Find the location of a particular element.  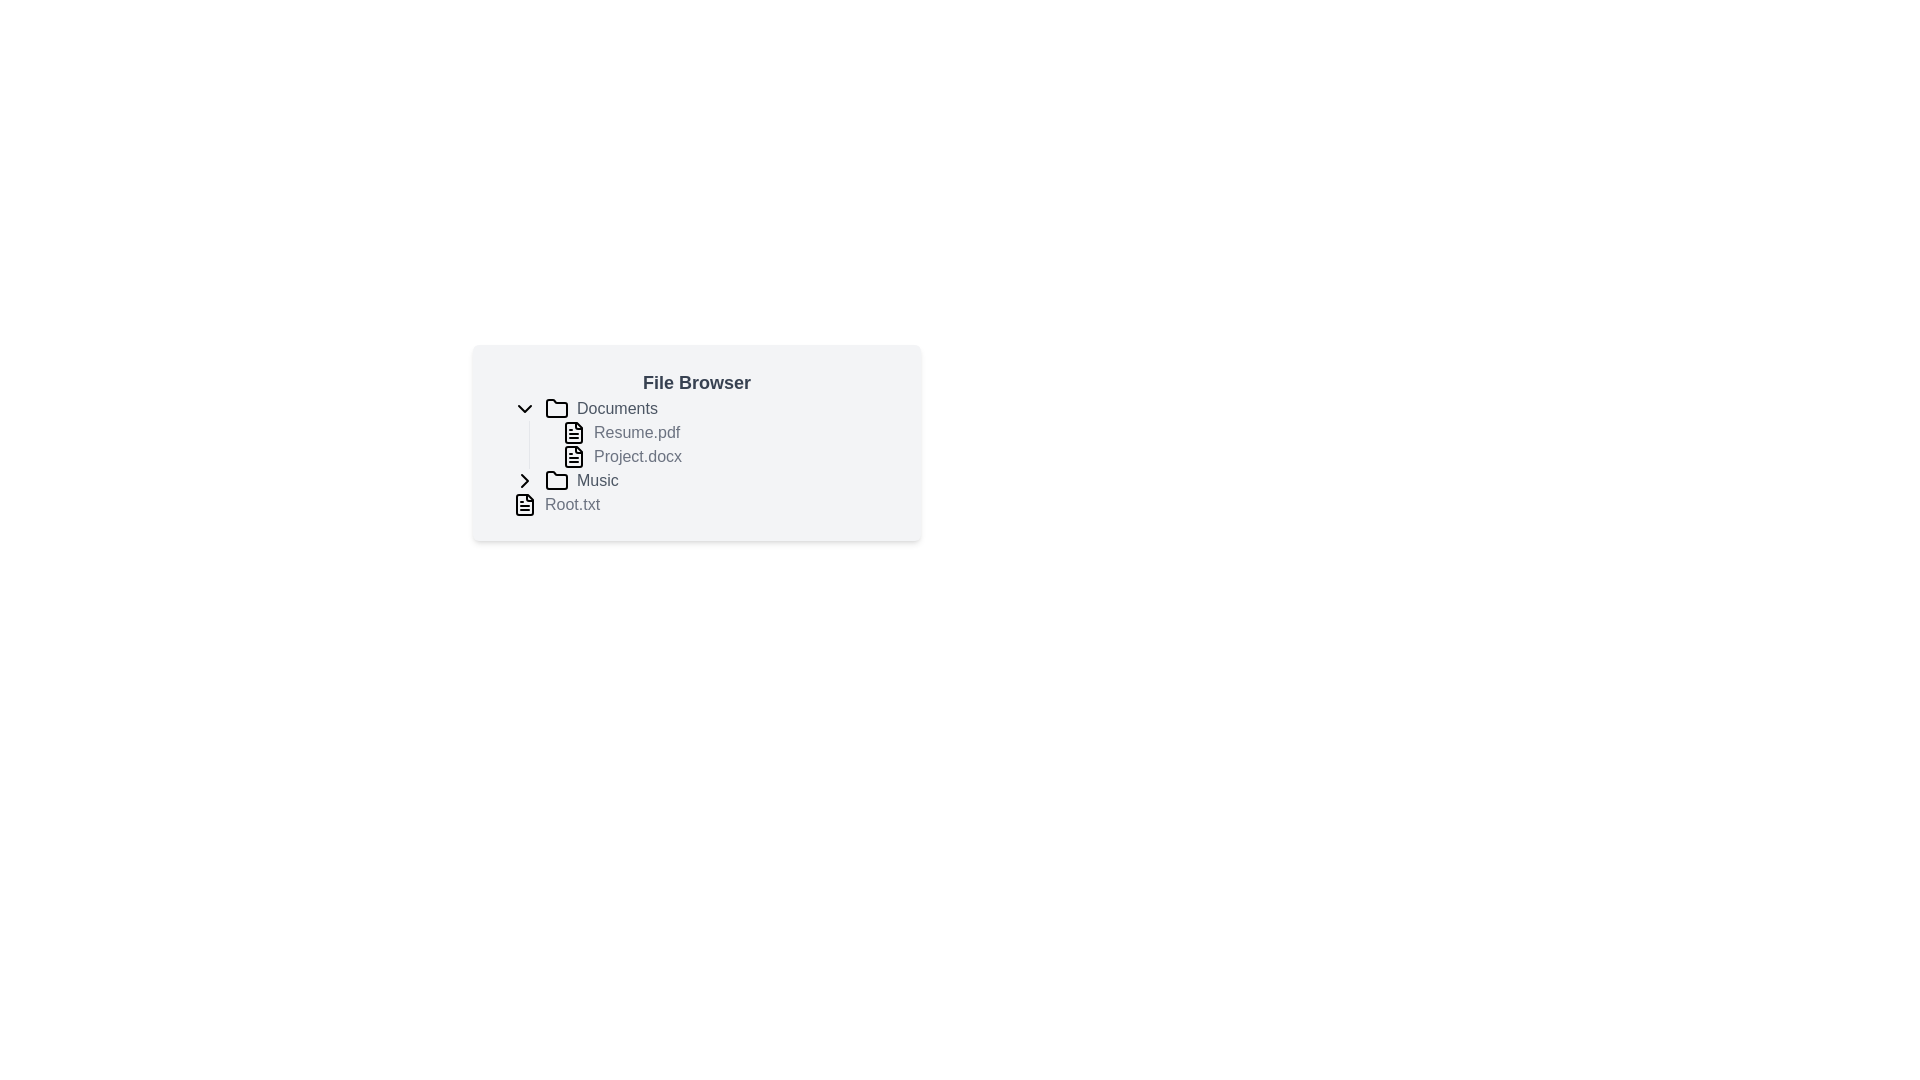

the file icon representing 'Root.txt' in the file browser interface is located at coordinates (524, 504).